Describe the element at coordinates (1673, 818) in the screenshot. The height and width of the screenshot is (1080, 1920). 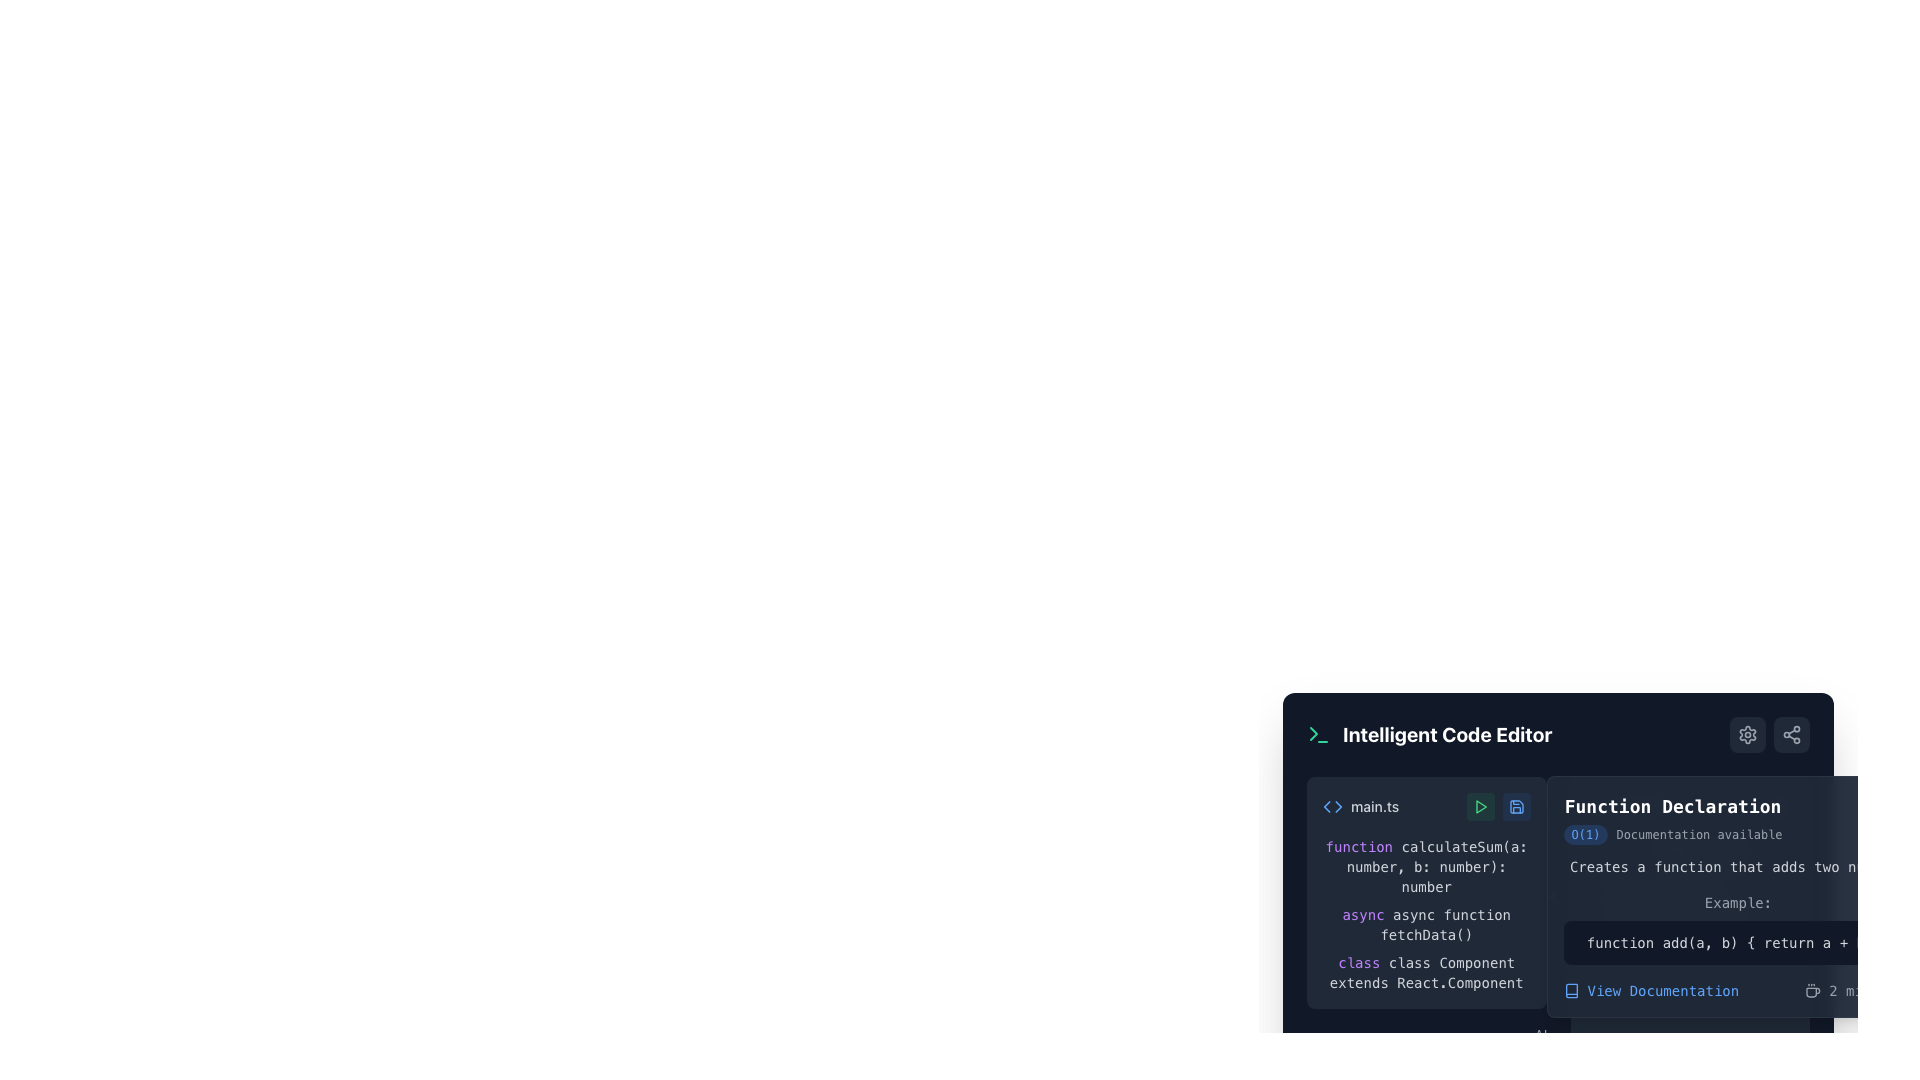
I see `text label displaying 'Function Declaration' in bold white color, located near the top-right corner of the secondary panel within a card-like structure` at that location.